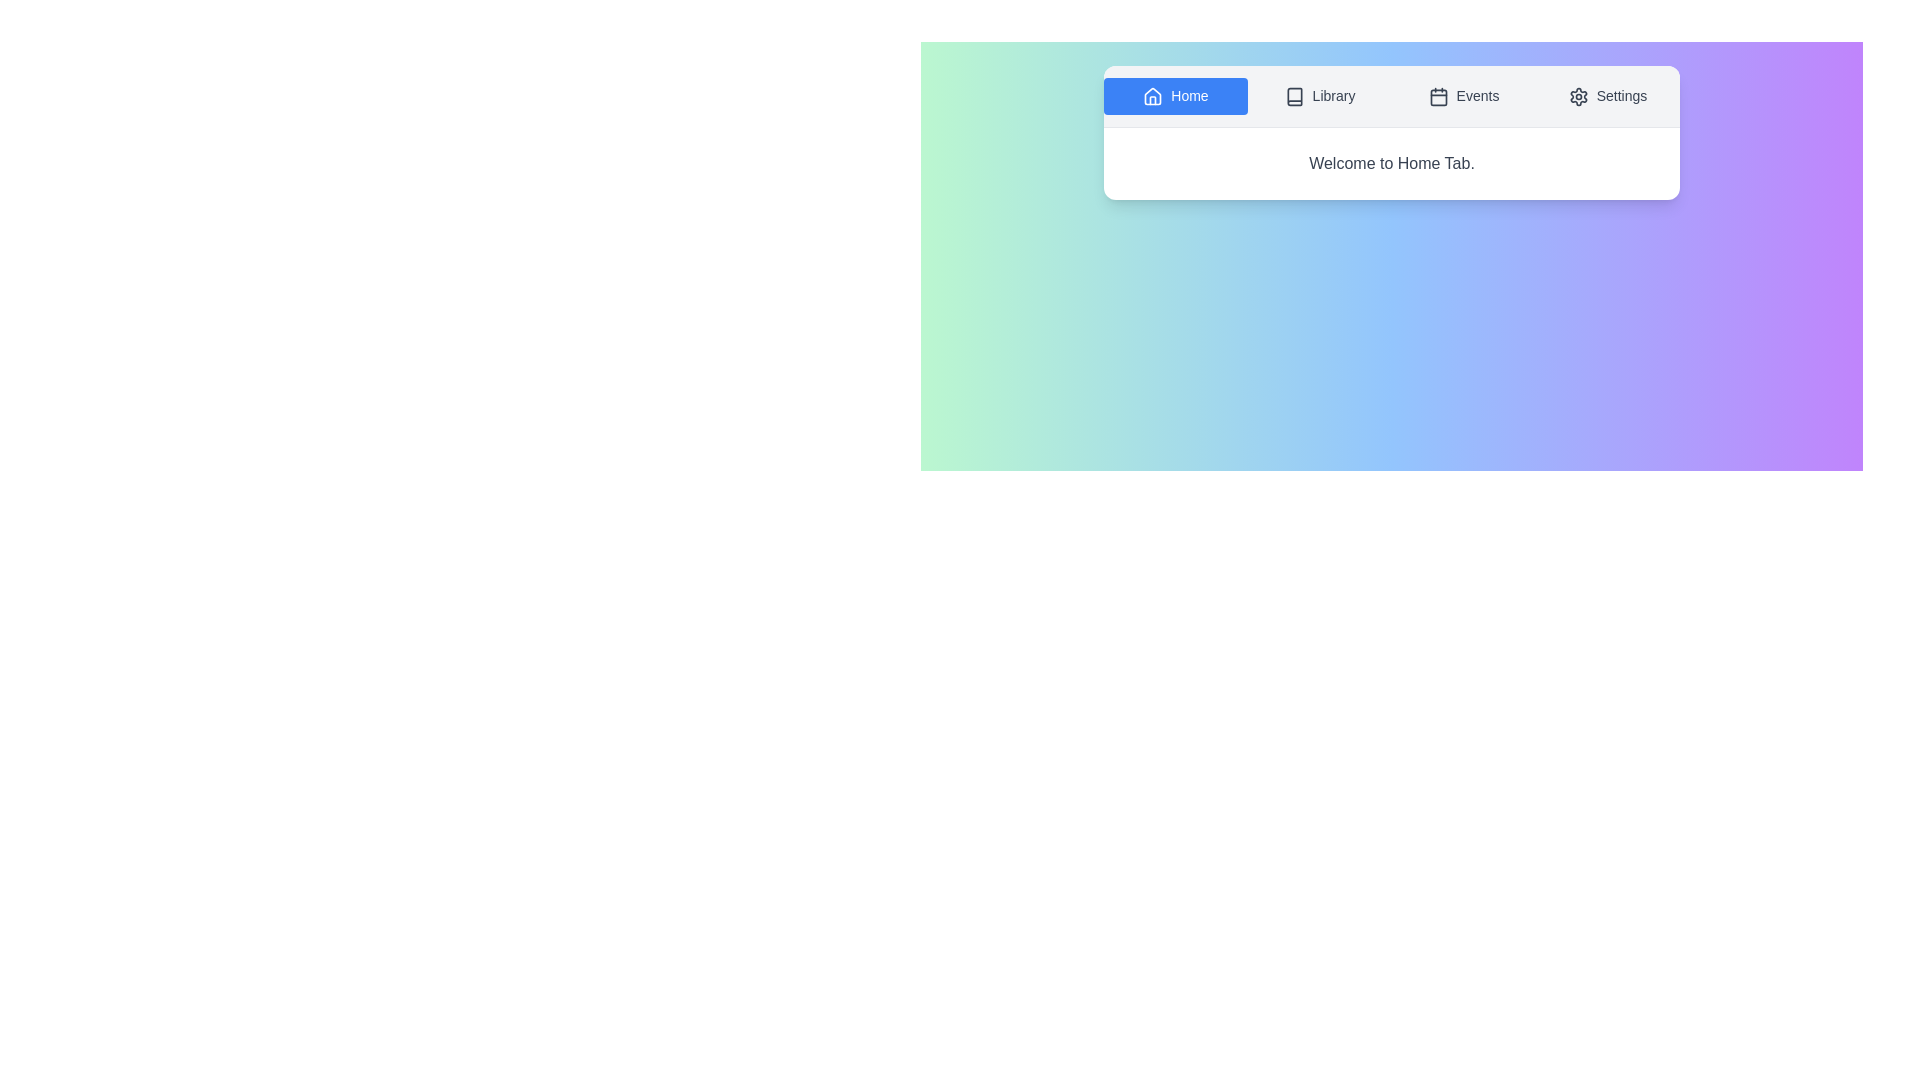 The width and height of the screenshot is (1920, 1080). I want to click on the 'Library' button, so click(1320, 96).